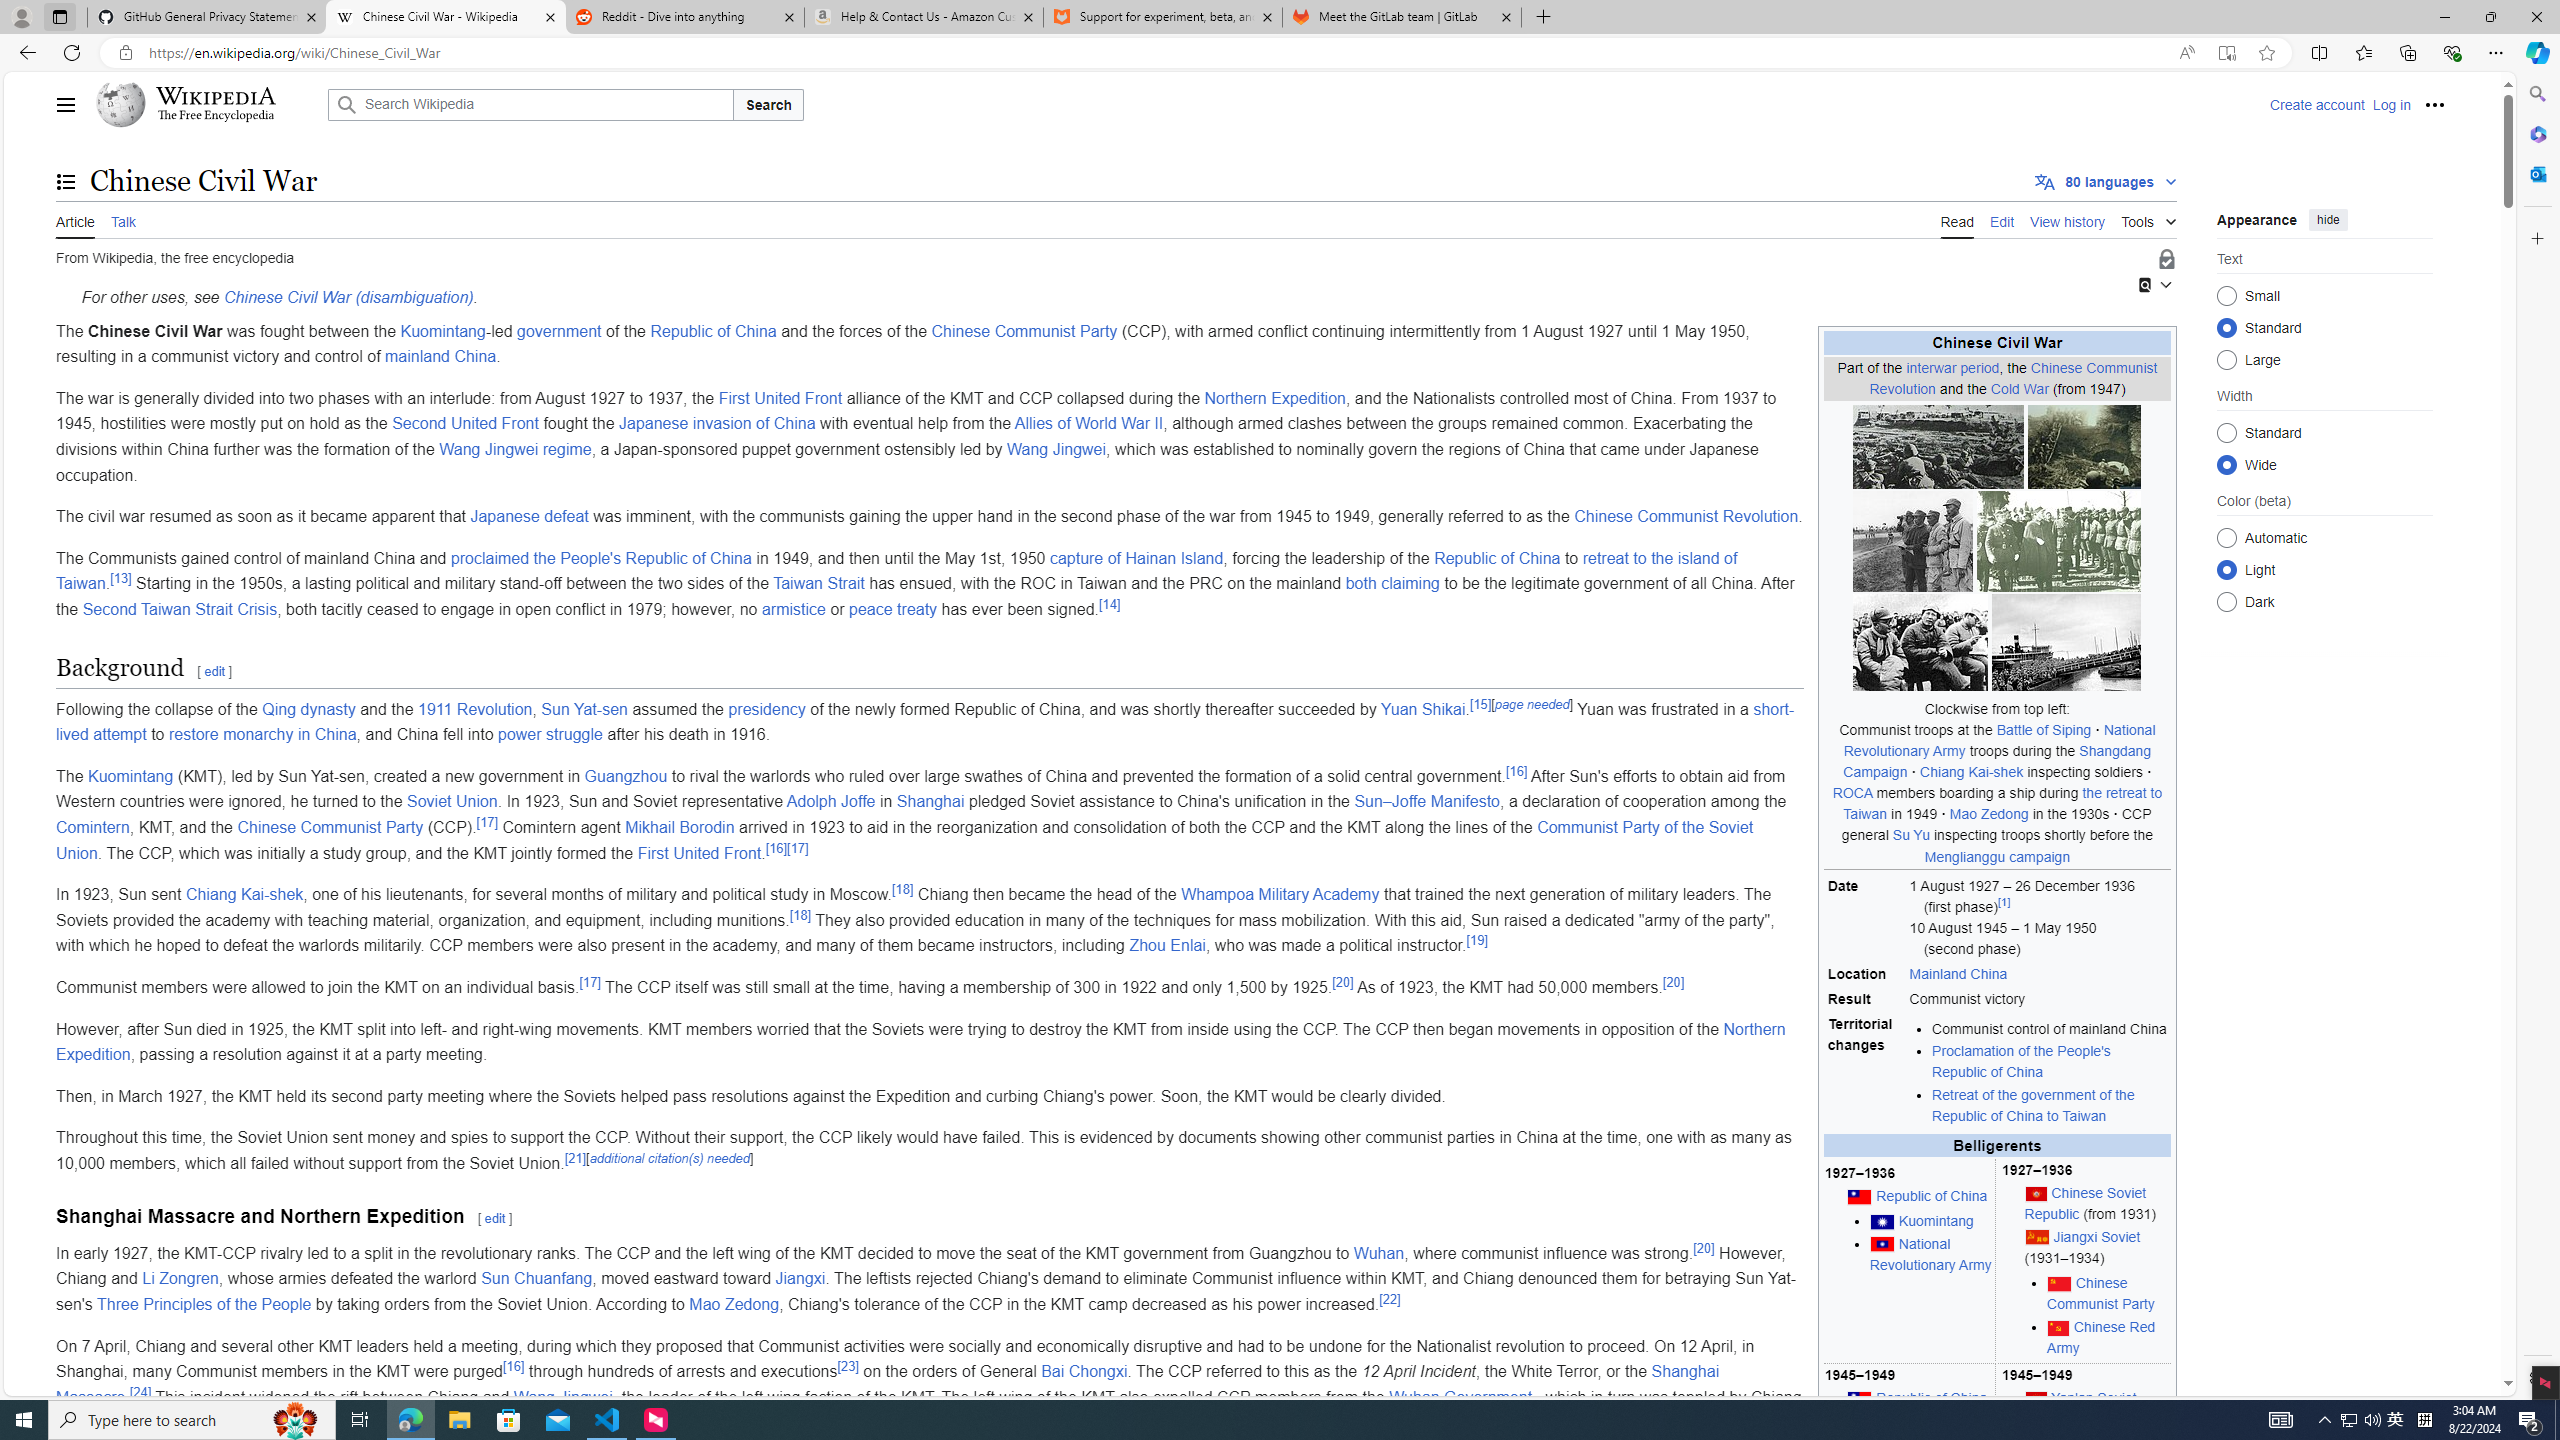  Describe the element at coordinates (2226, 294) in the screenshot. I see `'Small'` at that location.